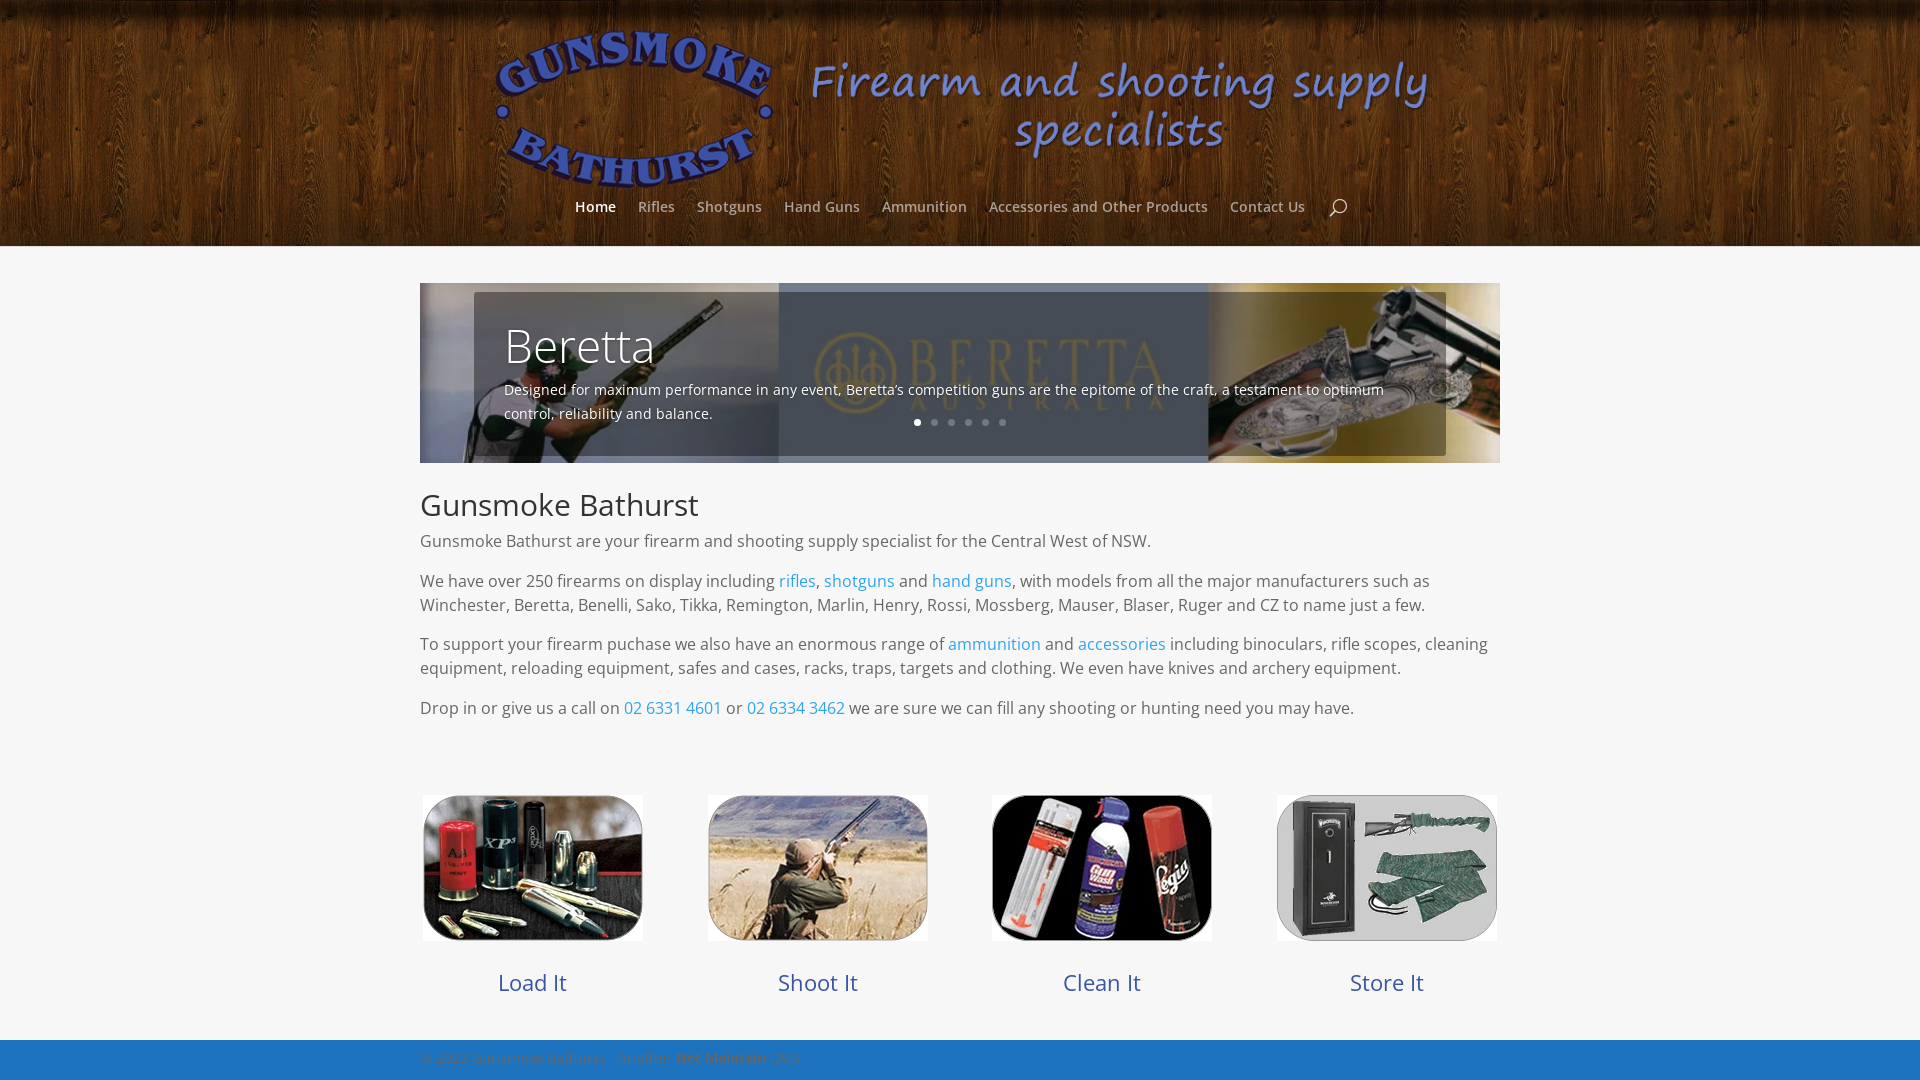 This screenshot has height=1080, width=1920. What do you see at coordinates (720, 1056) in the screenshot?
I see `'Net Maintain'` at bounding box center [720, 1056].